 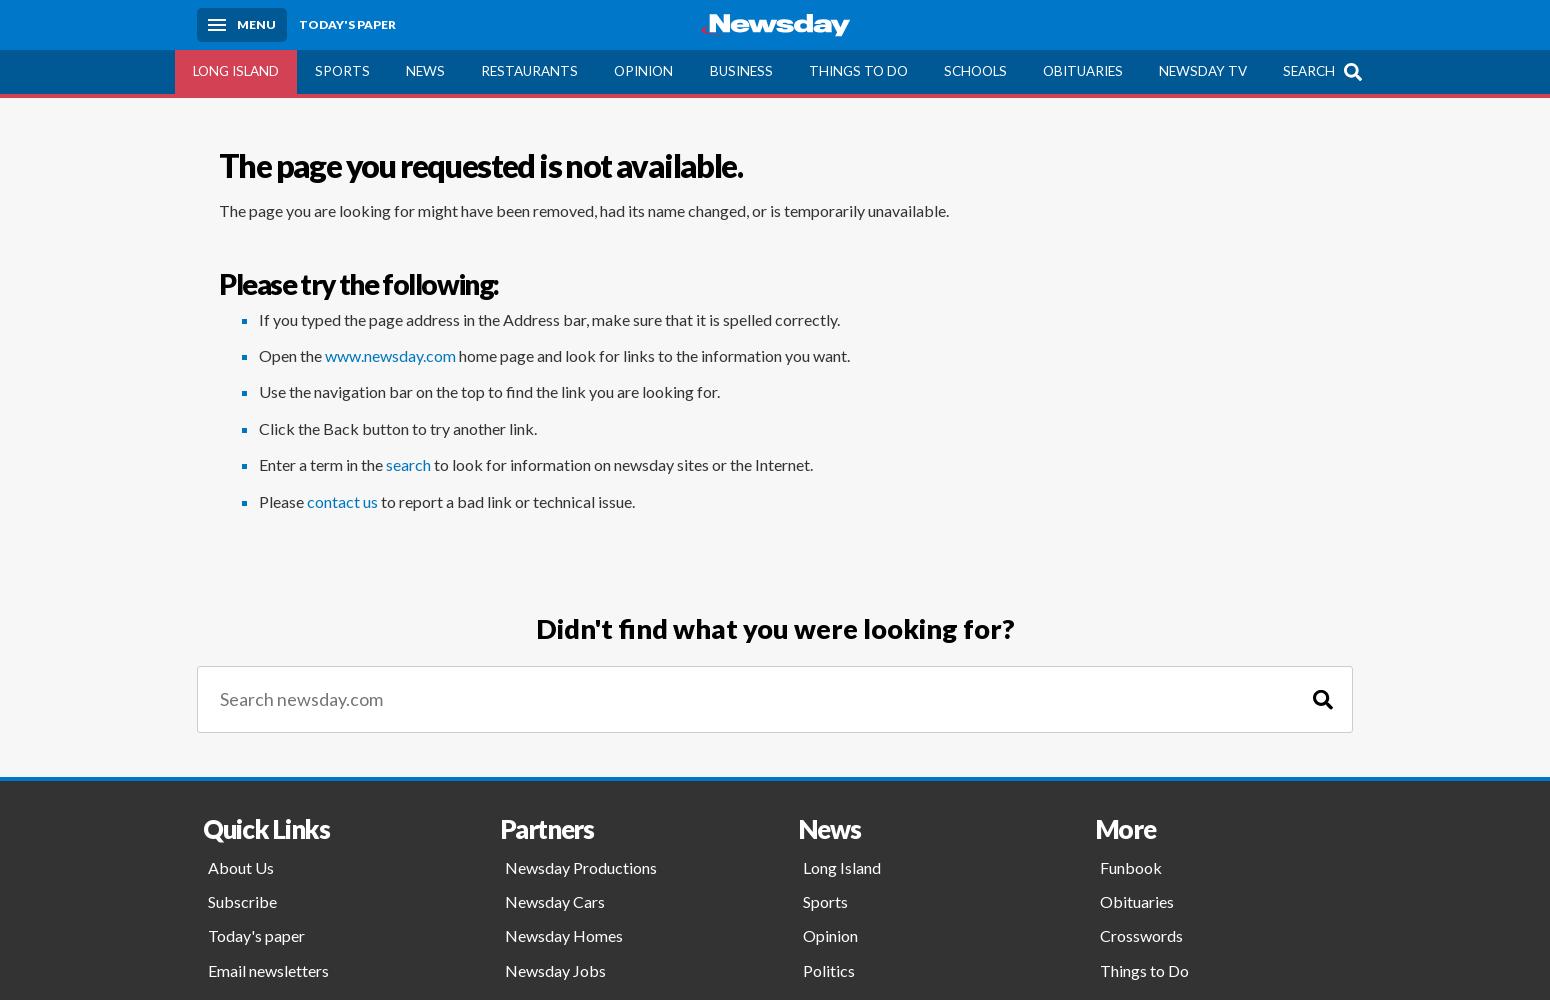 What do you see at coordinates (564, 935) in the screenshot?
I see `'Newsday Homes'` at bounding box center [564, 935].